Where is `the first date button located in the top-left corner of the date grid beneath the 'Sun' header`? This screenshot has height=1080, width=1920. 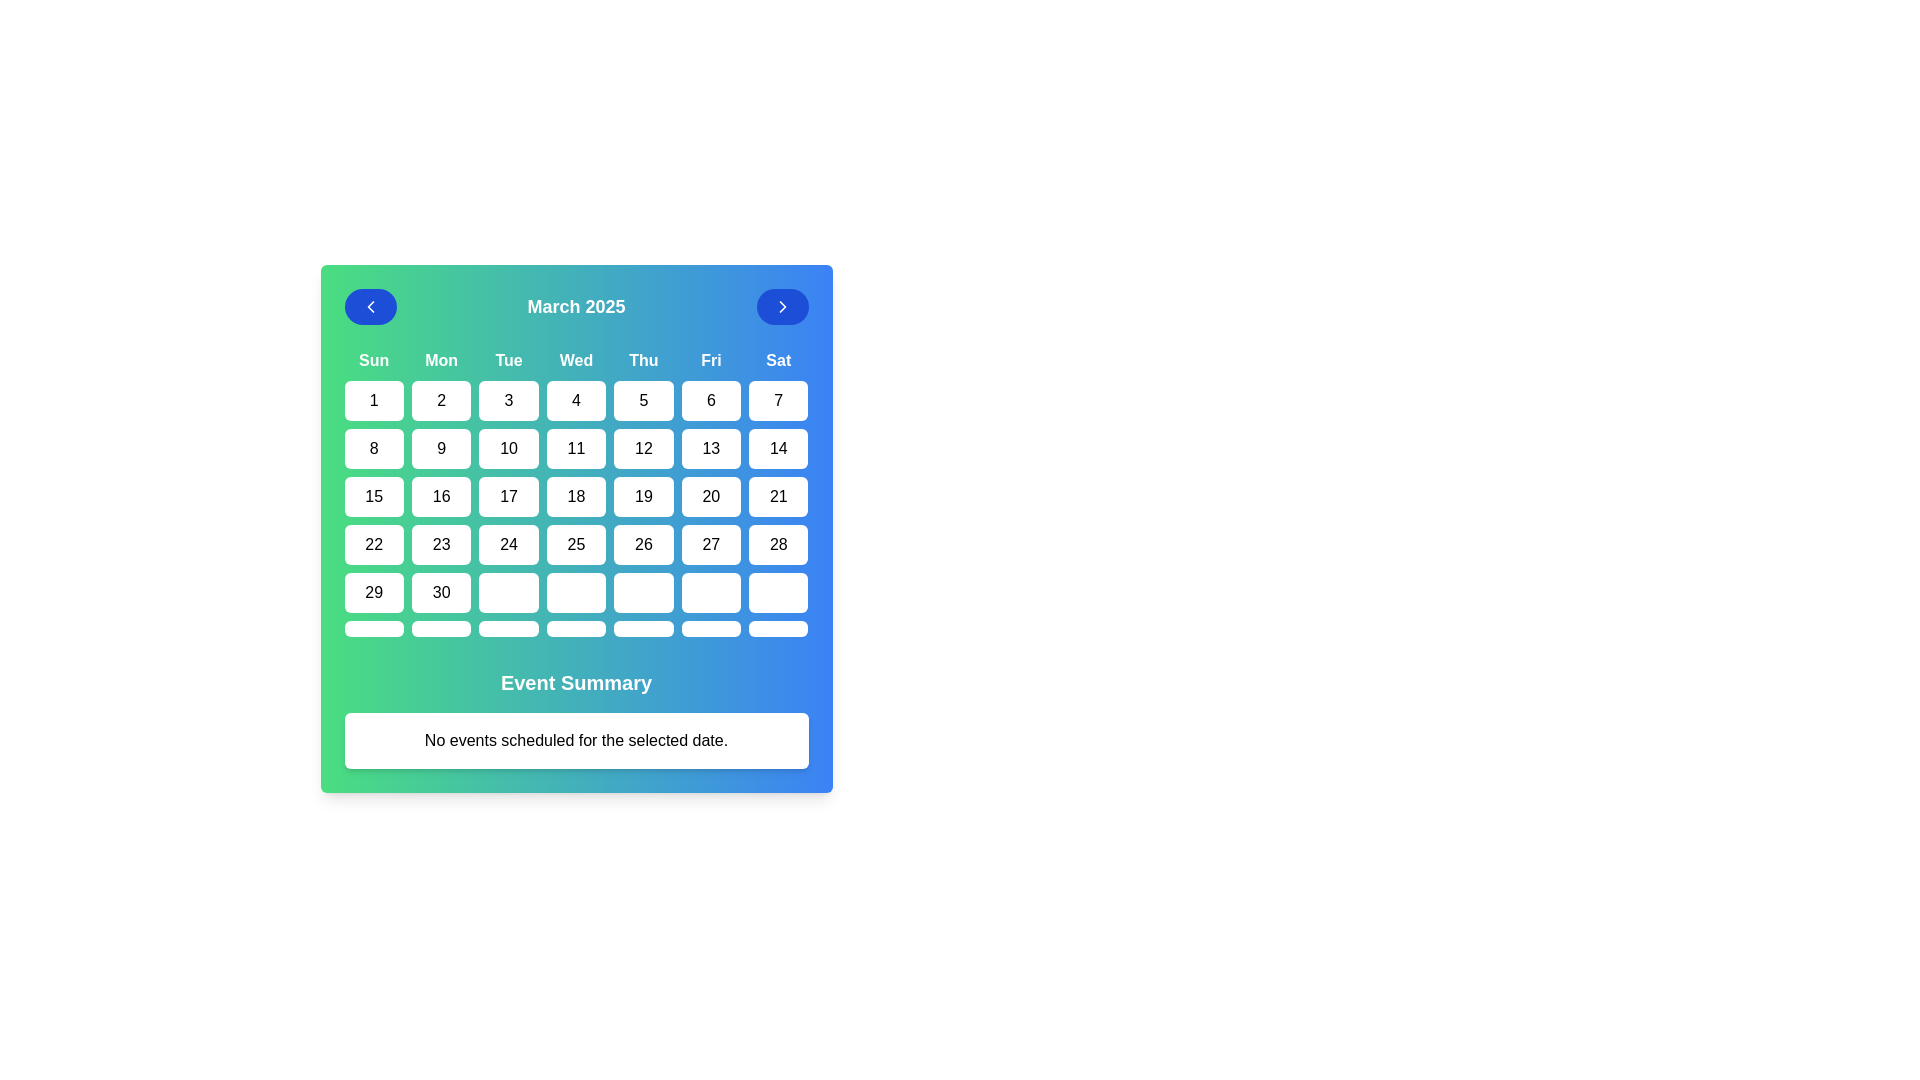
the first date button located in the top-left corner of the date grid beneath the 'Sun' header is located at coordinates (374, 401).